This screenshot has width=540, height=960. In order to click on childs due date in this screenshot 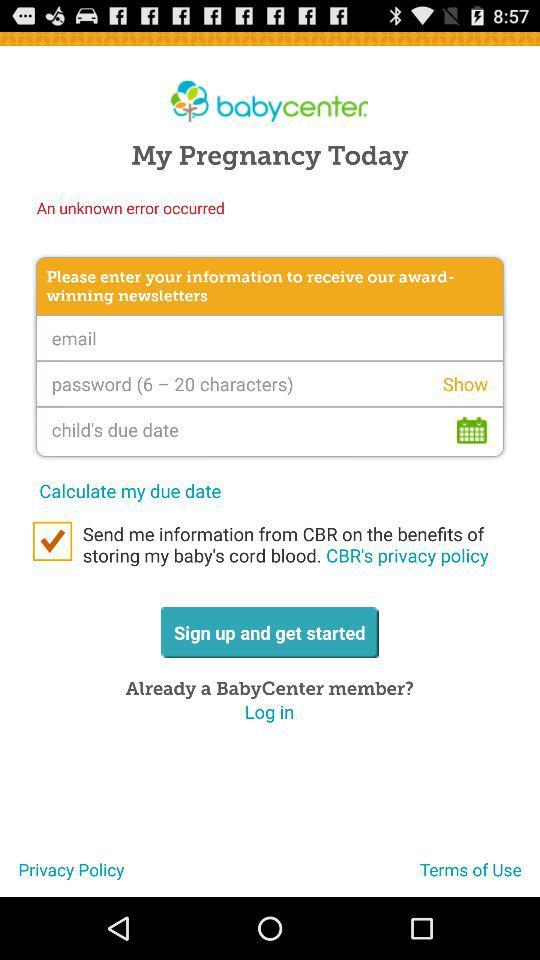, I will do `click(270, 431)`.